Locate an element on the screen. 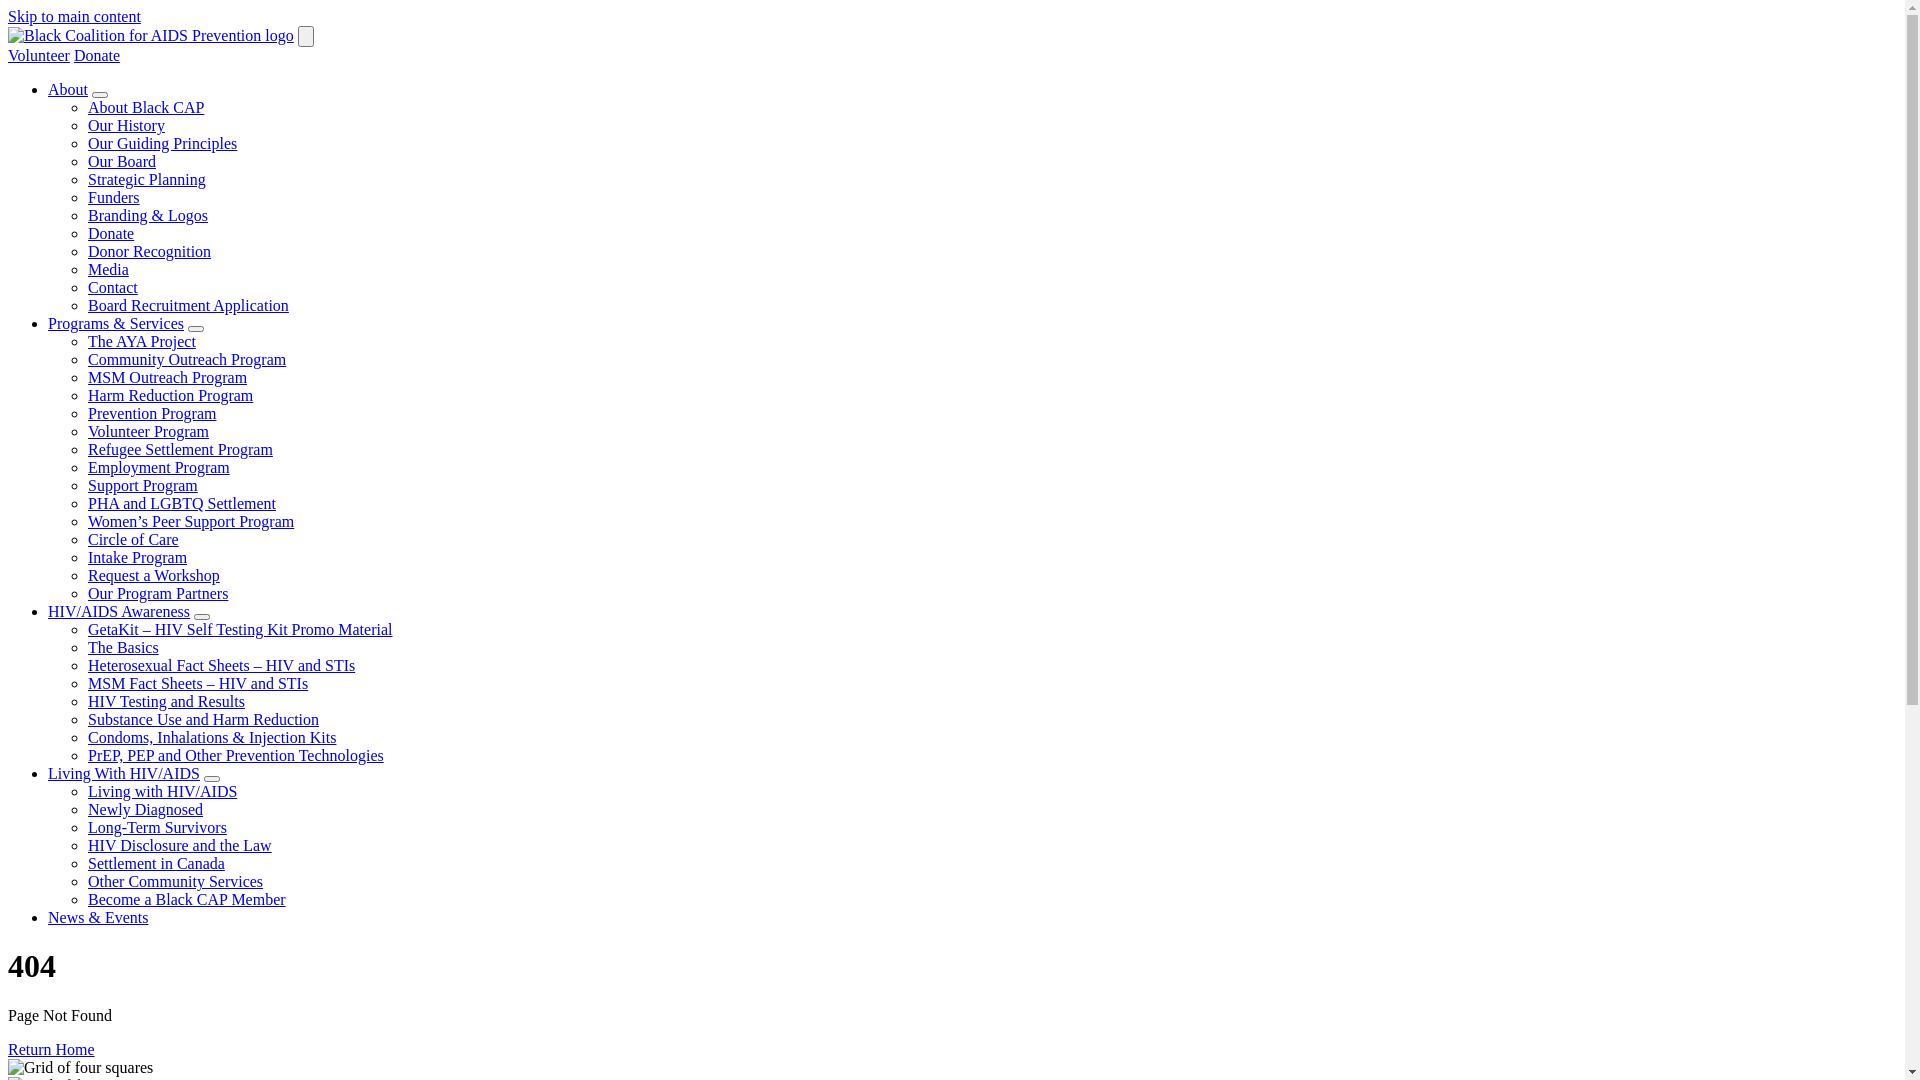  'Volunteer Program' is located at coordinates (147, 430).